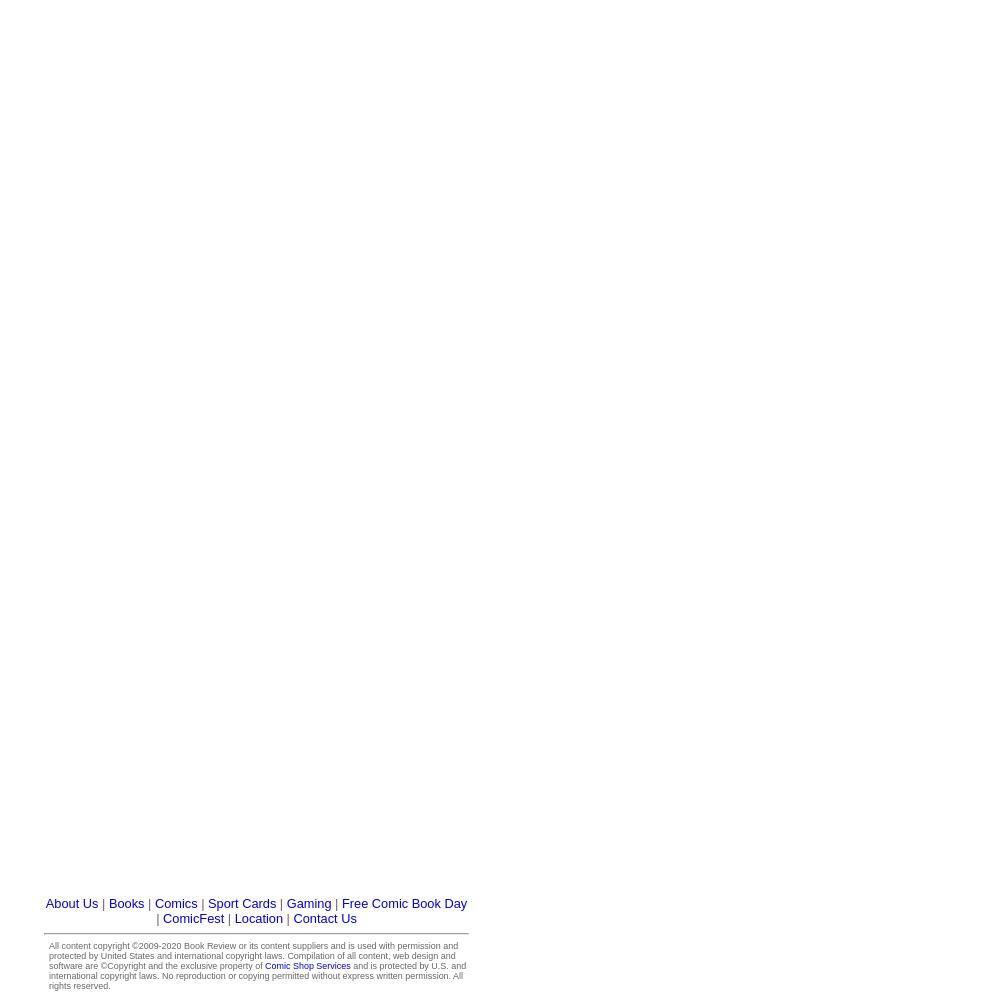 The height and width of the screenshot is (1000, 996). I want to click on 'Sport Cards', so click(241, 903).